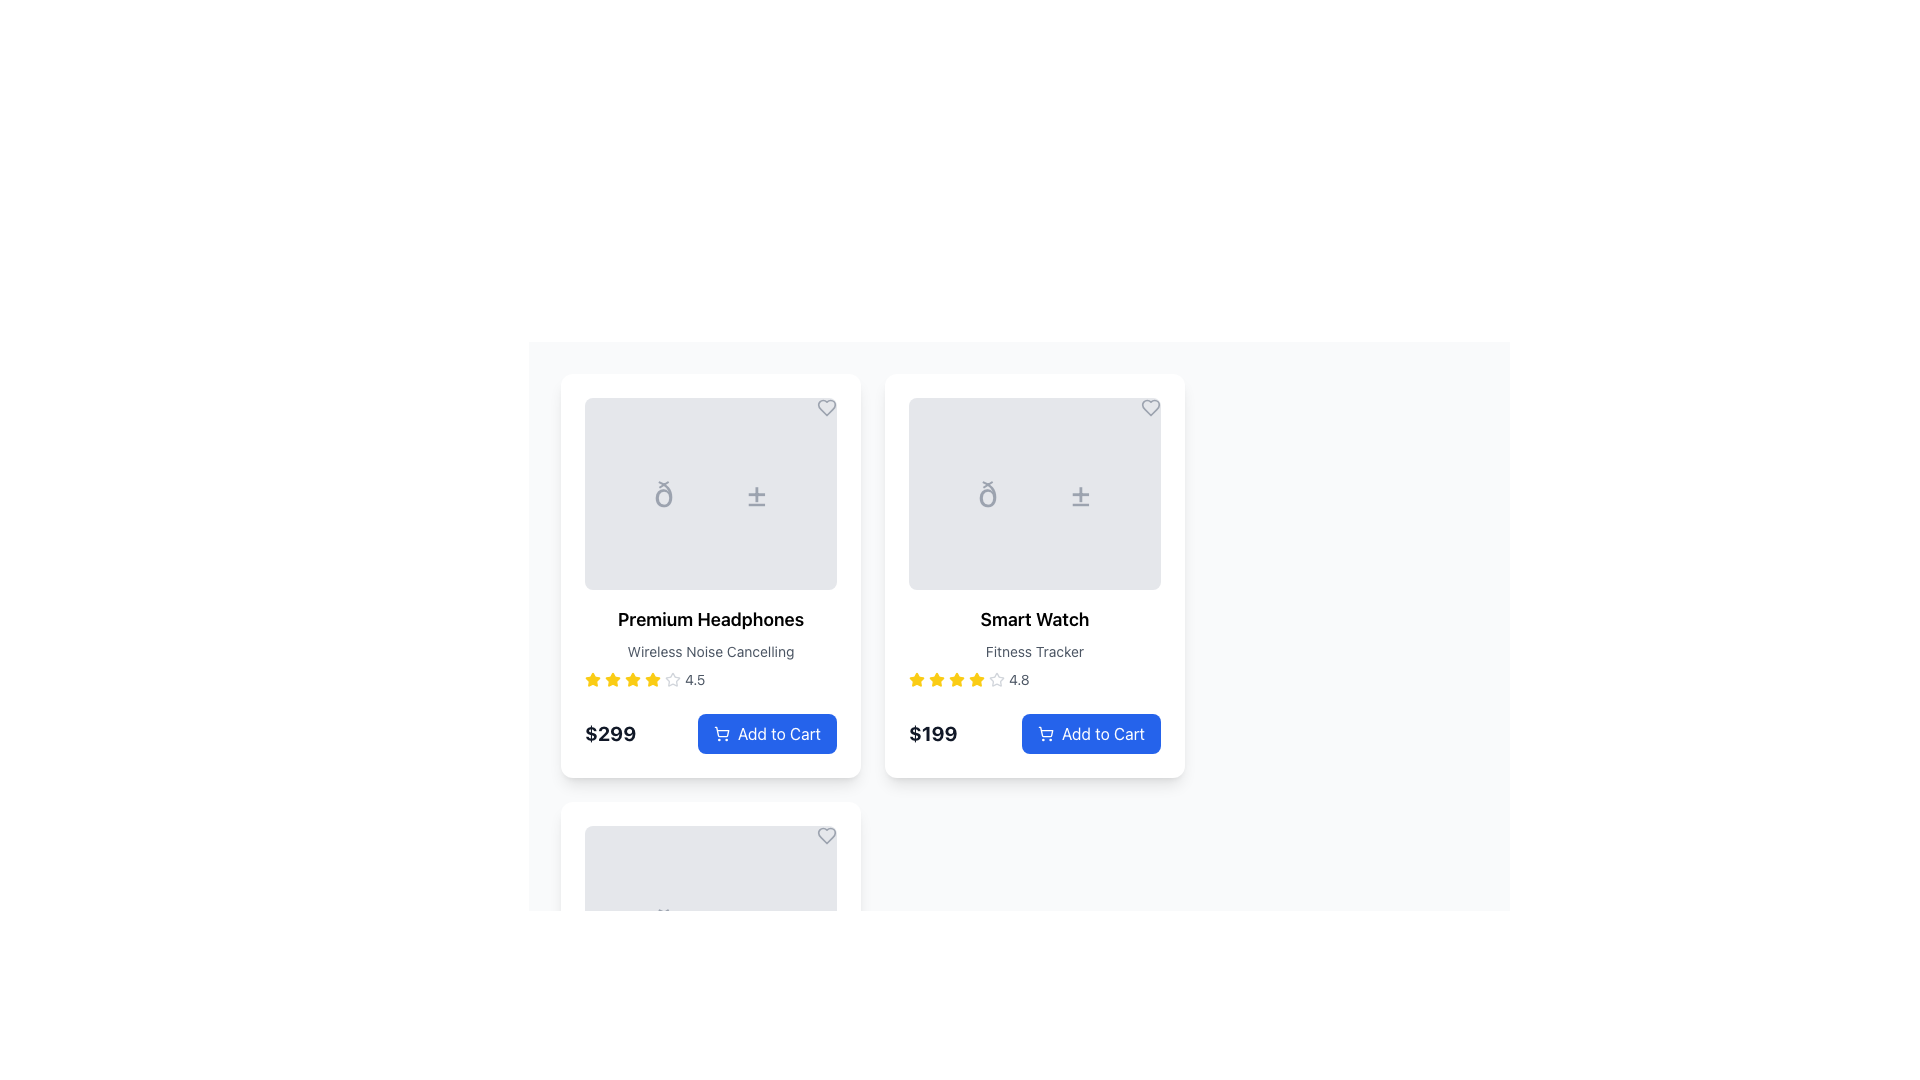 This screenshot has height=1080, width=1920. I want to click on the heart-shaped icon with a thin gray outline in the top-right corner of the bottom-left card to mark it as a favorite, so click(826, 836).